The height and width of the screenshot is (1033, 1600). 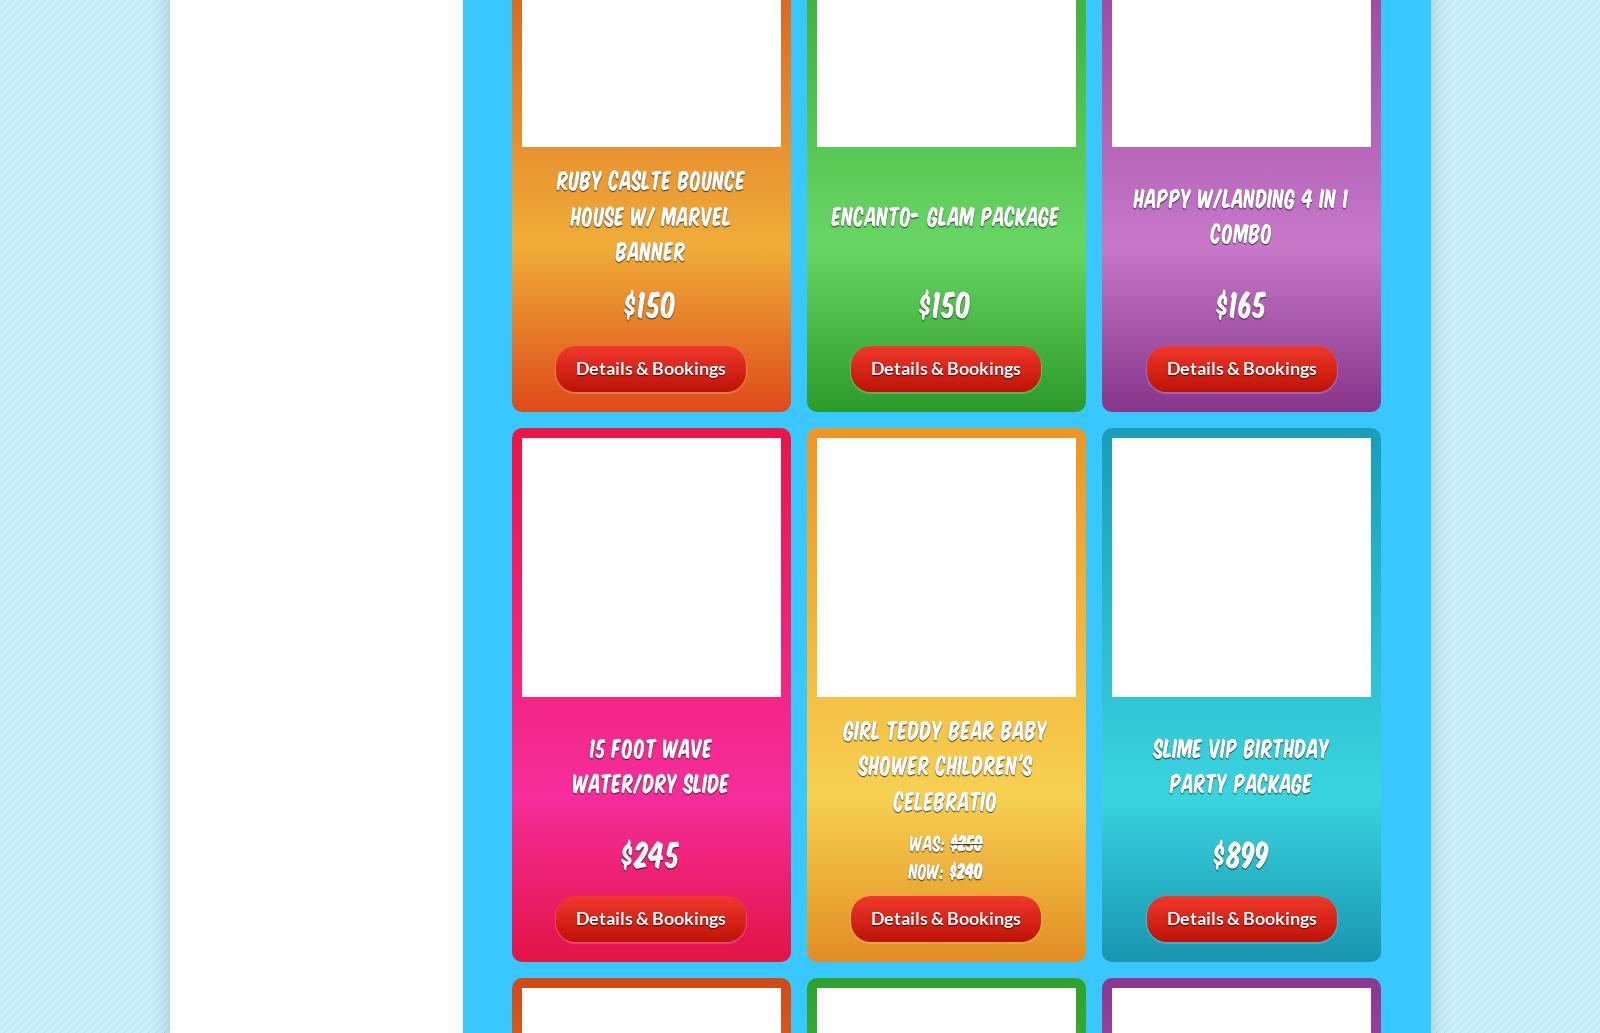 What do you see at coordinates (928, 841) in the screenshot?
I see `'Was:'` at bounding box center [928, 841].